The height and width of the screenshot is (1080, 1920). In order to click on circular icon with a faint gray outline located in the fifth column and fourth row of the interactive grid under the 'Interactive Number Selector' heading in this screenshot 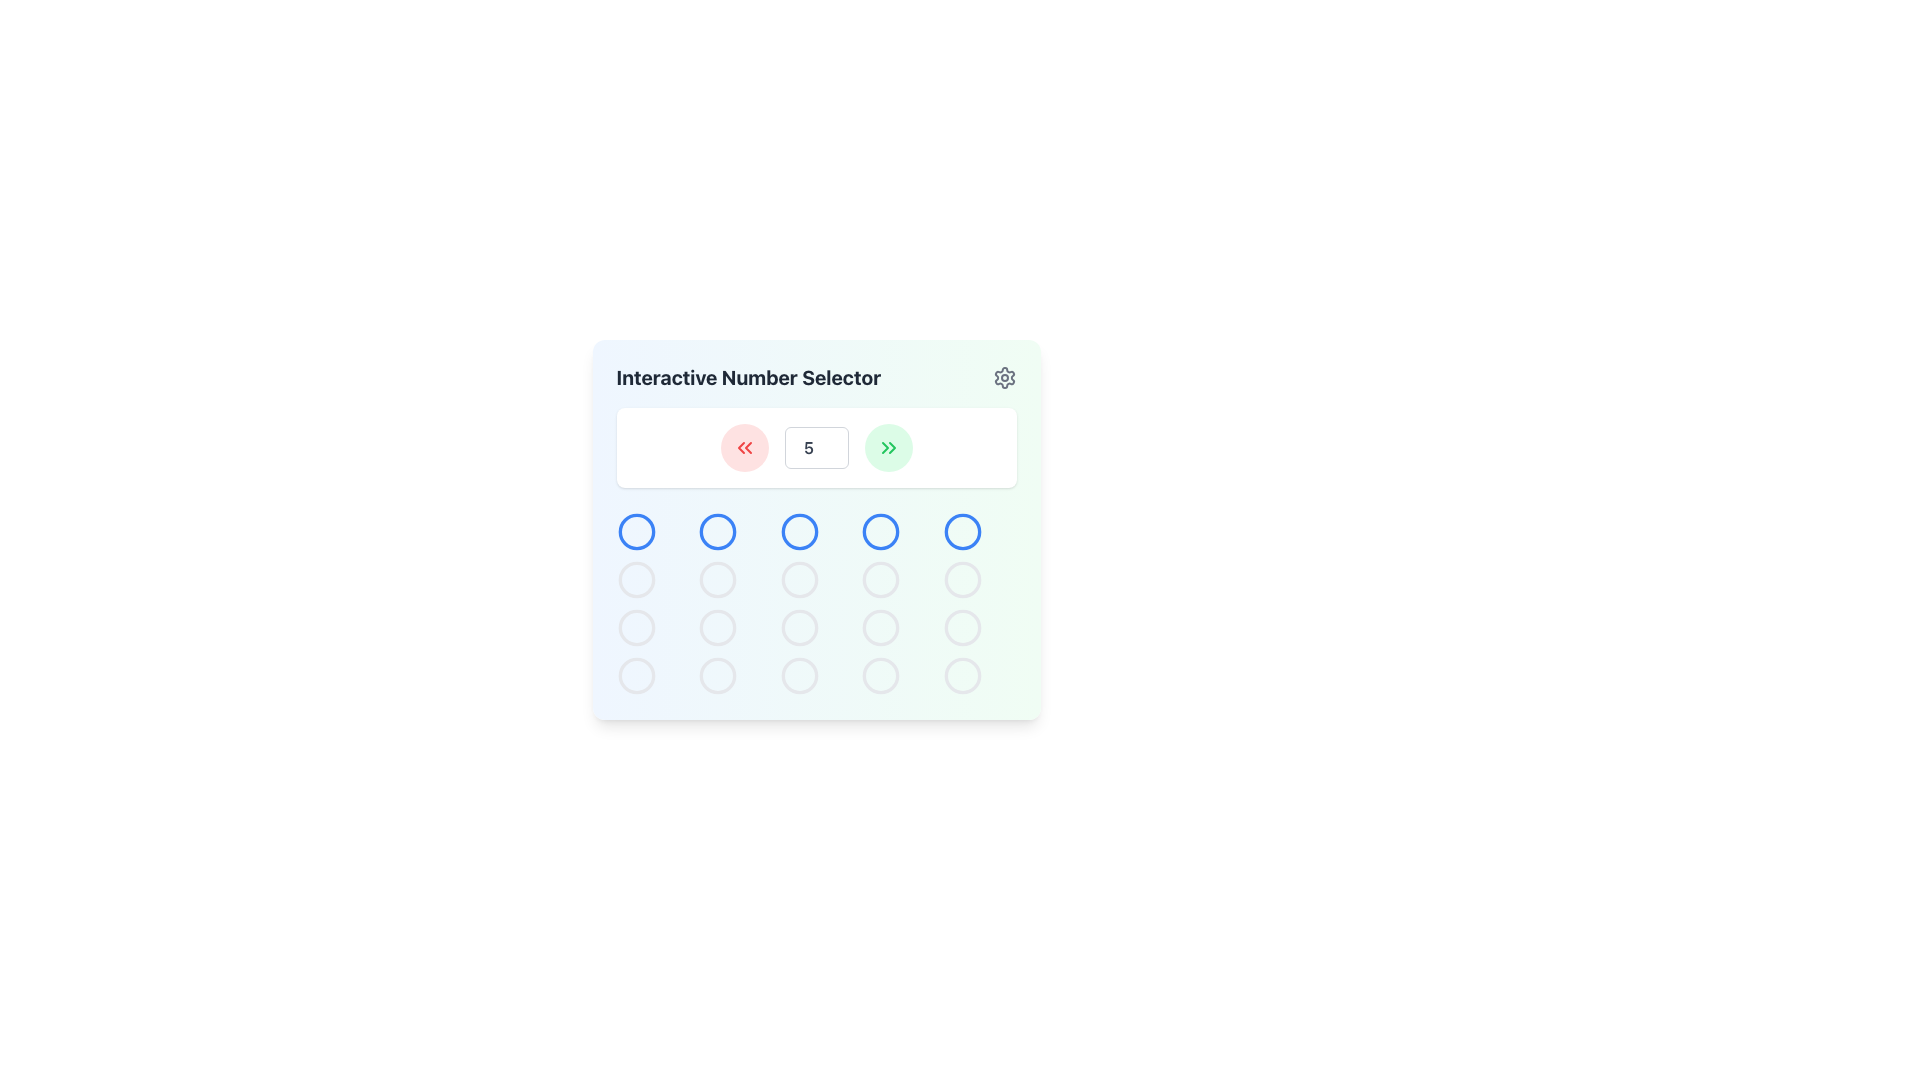, I will do `click(880, 675)`.